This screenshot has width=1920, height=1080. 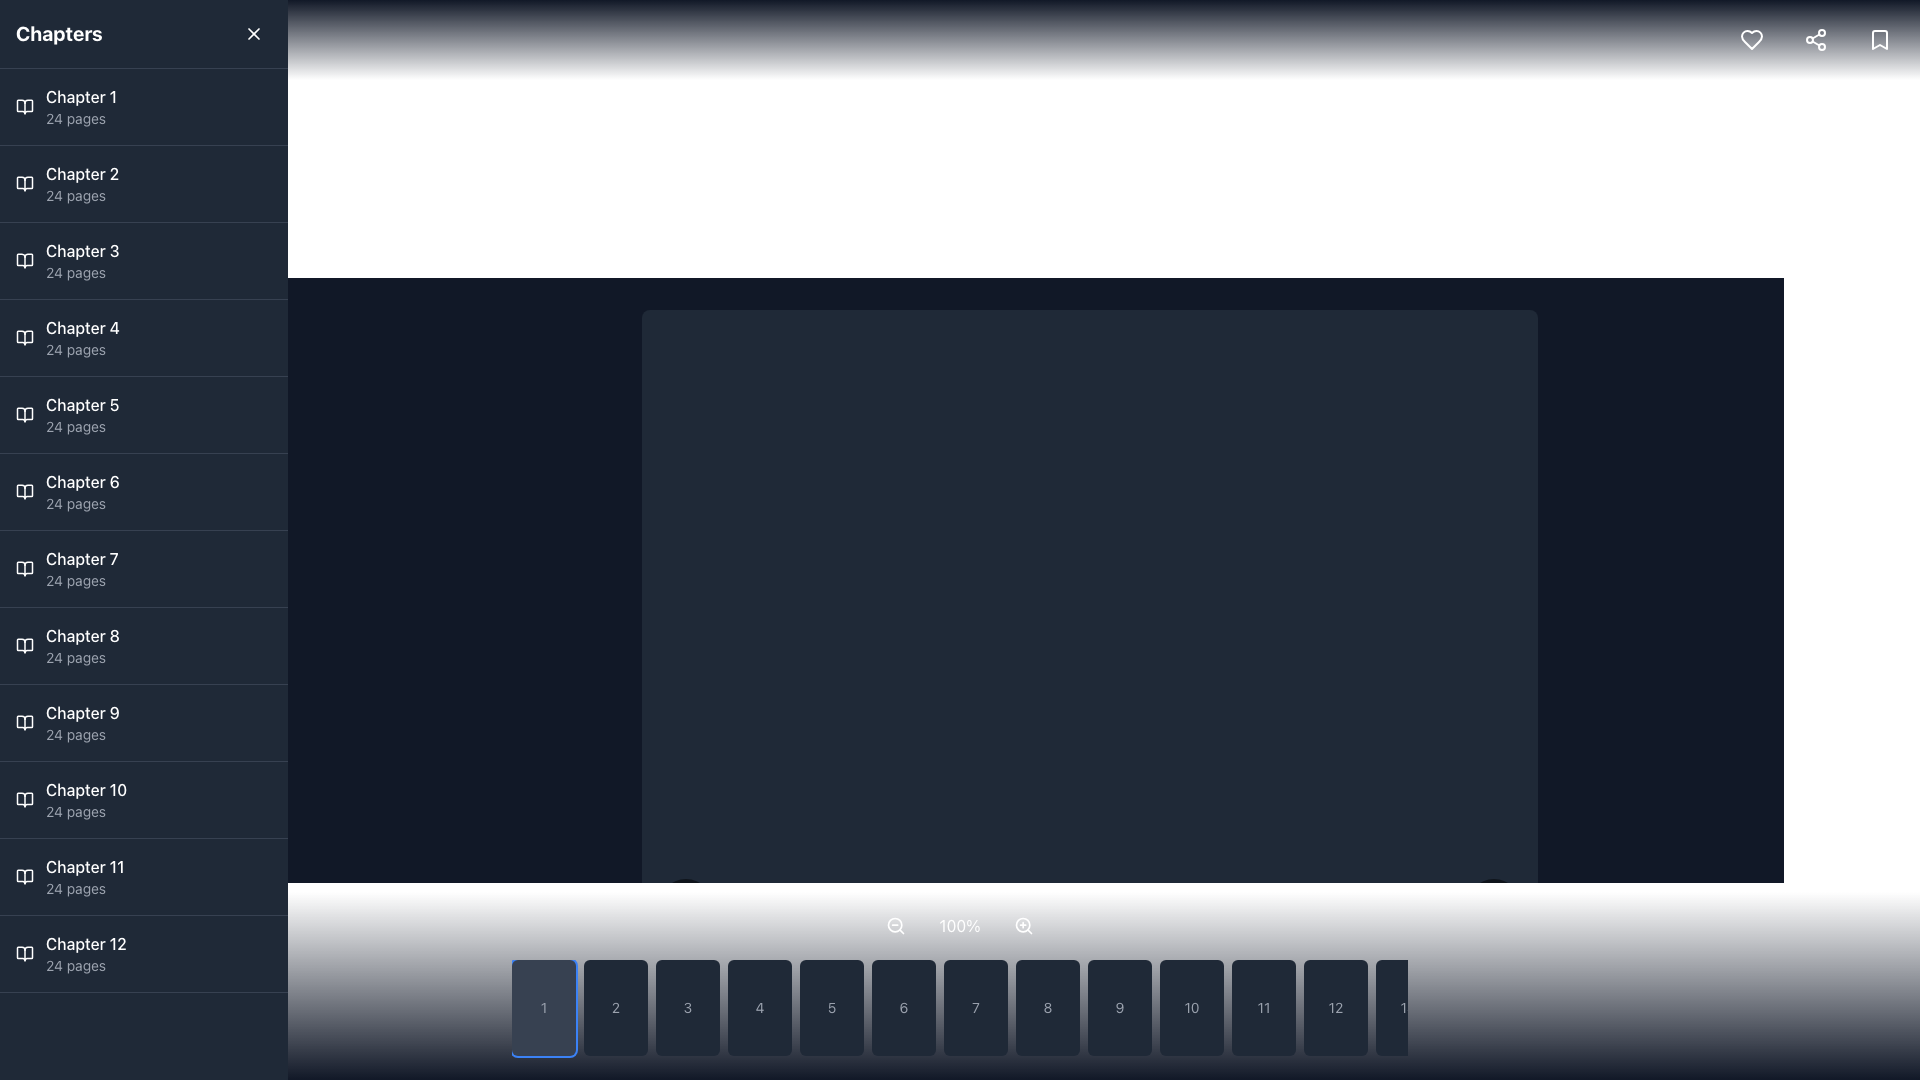 I want to click on the button representing chapter 10 in the navigation interface to observe the hover effect, so click(x=1191, y=1007).